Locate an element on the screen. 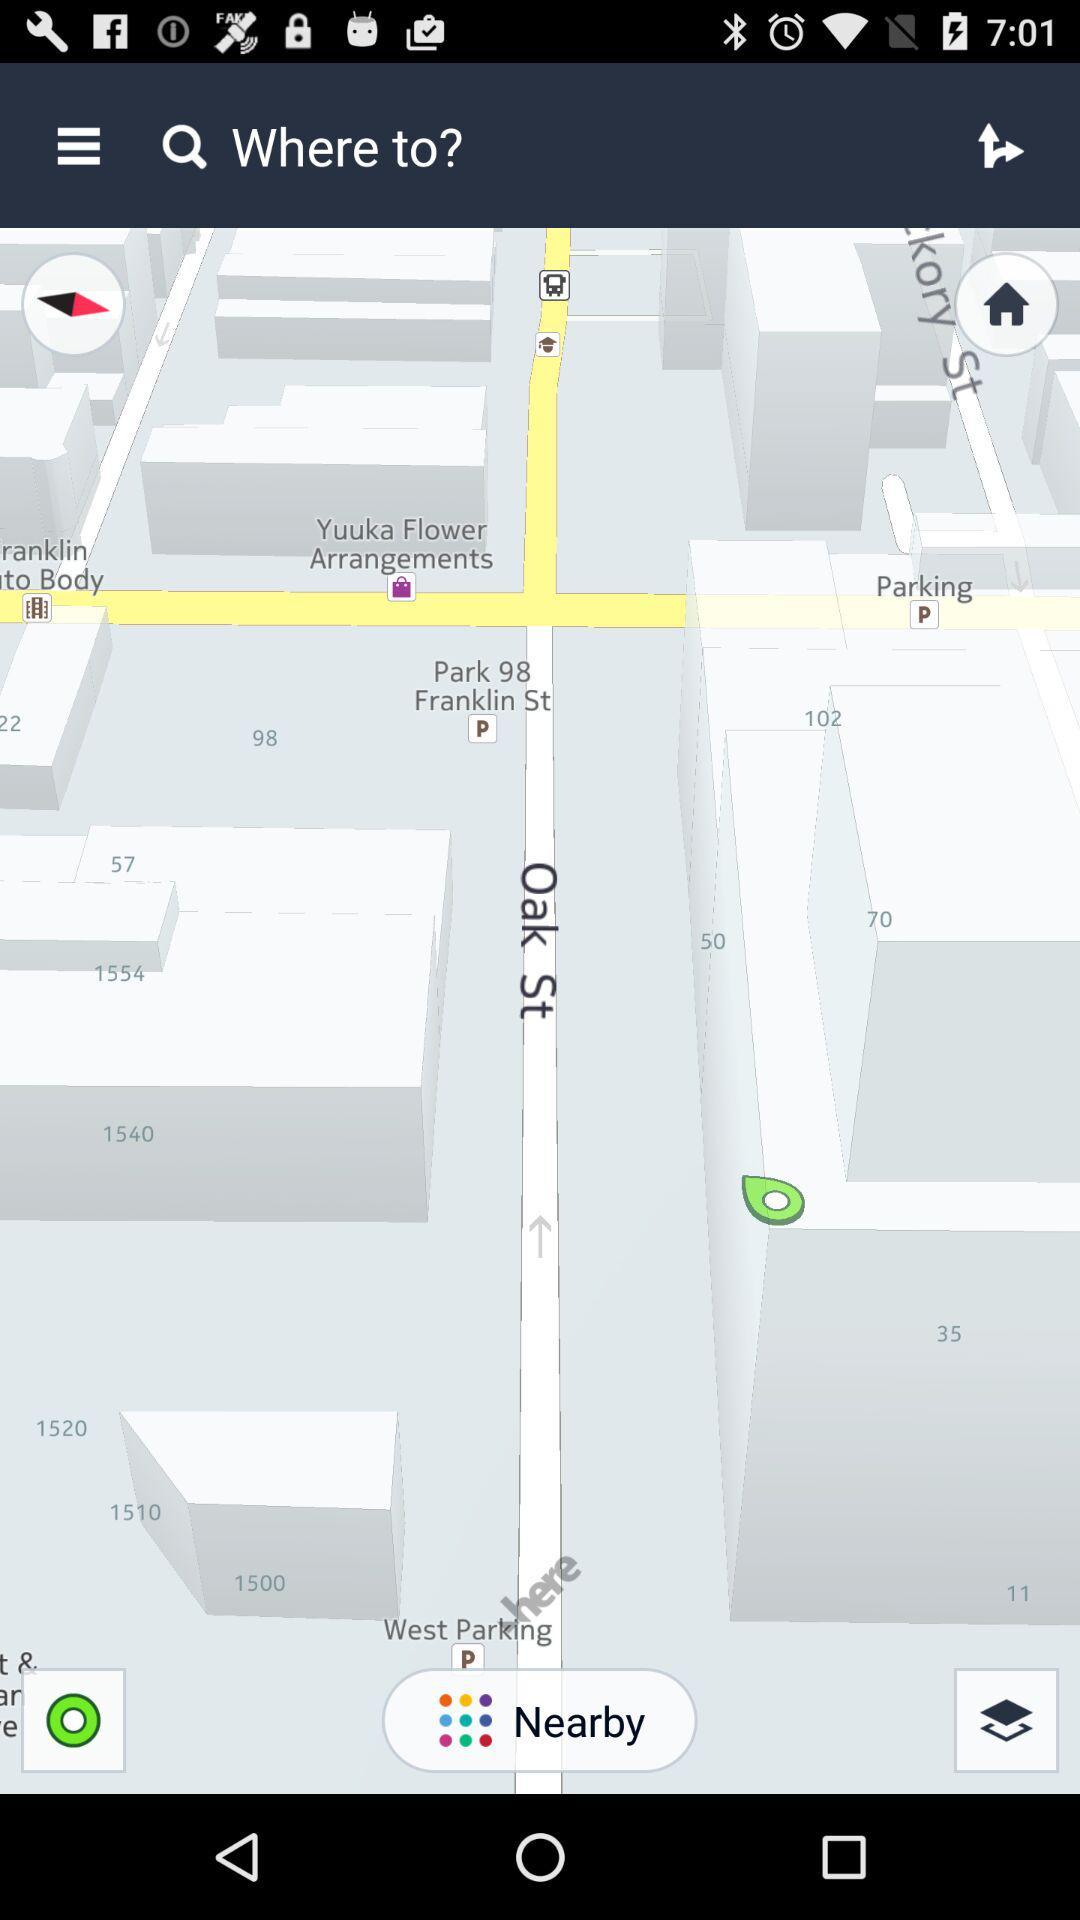  the layers icon is located at coordinates (1006, 1840).